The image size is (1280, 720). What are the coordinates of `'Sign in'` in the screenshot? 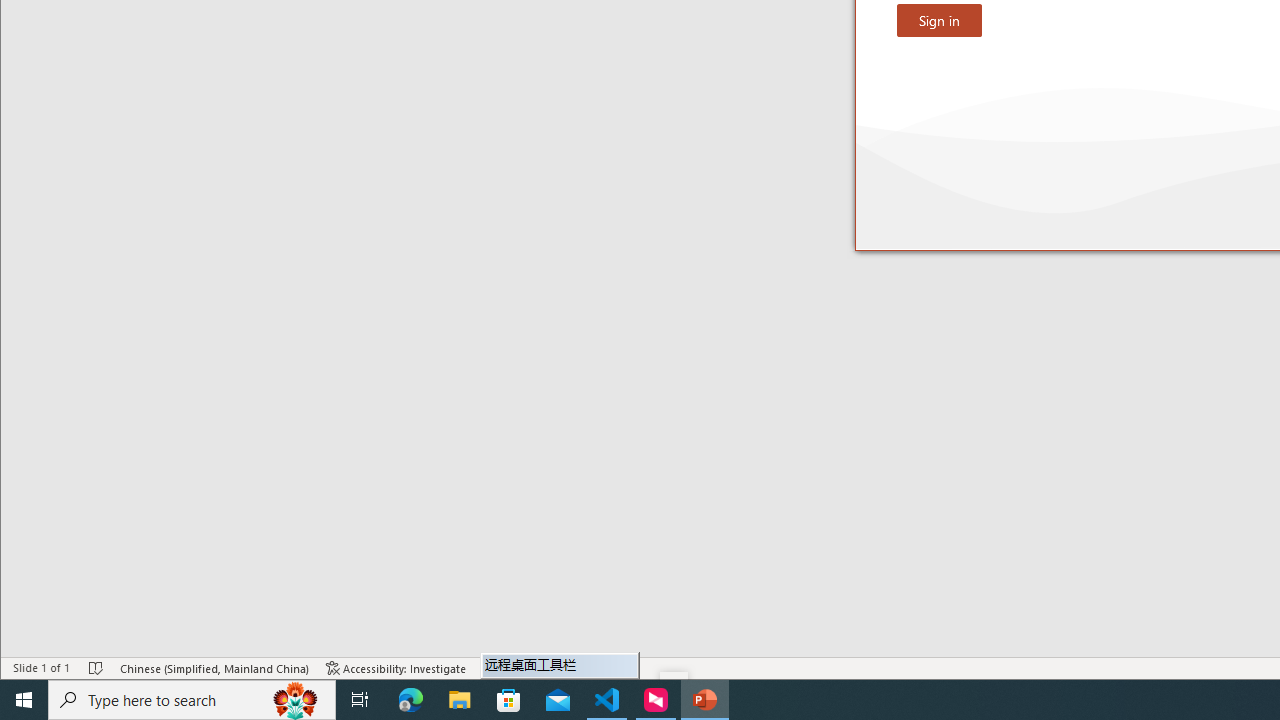 It's located at (938, 20).